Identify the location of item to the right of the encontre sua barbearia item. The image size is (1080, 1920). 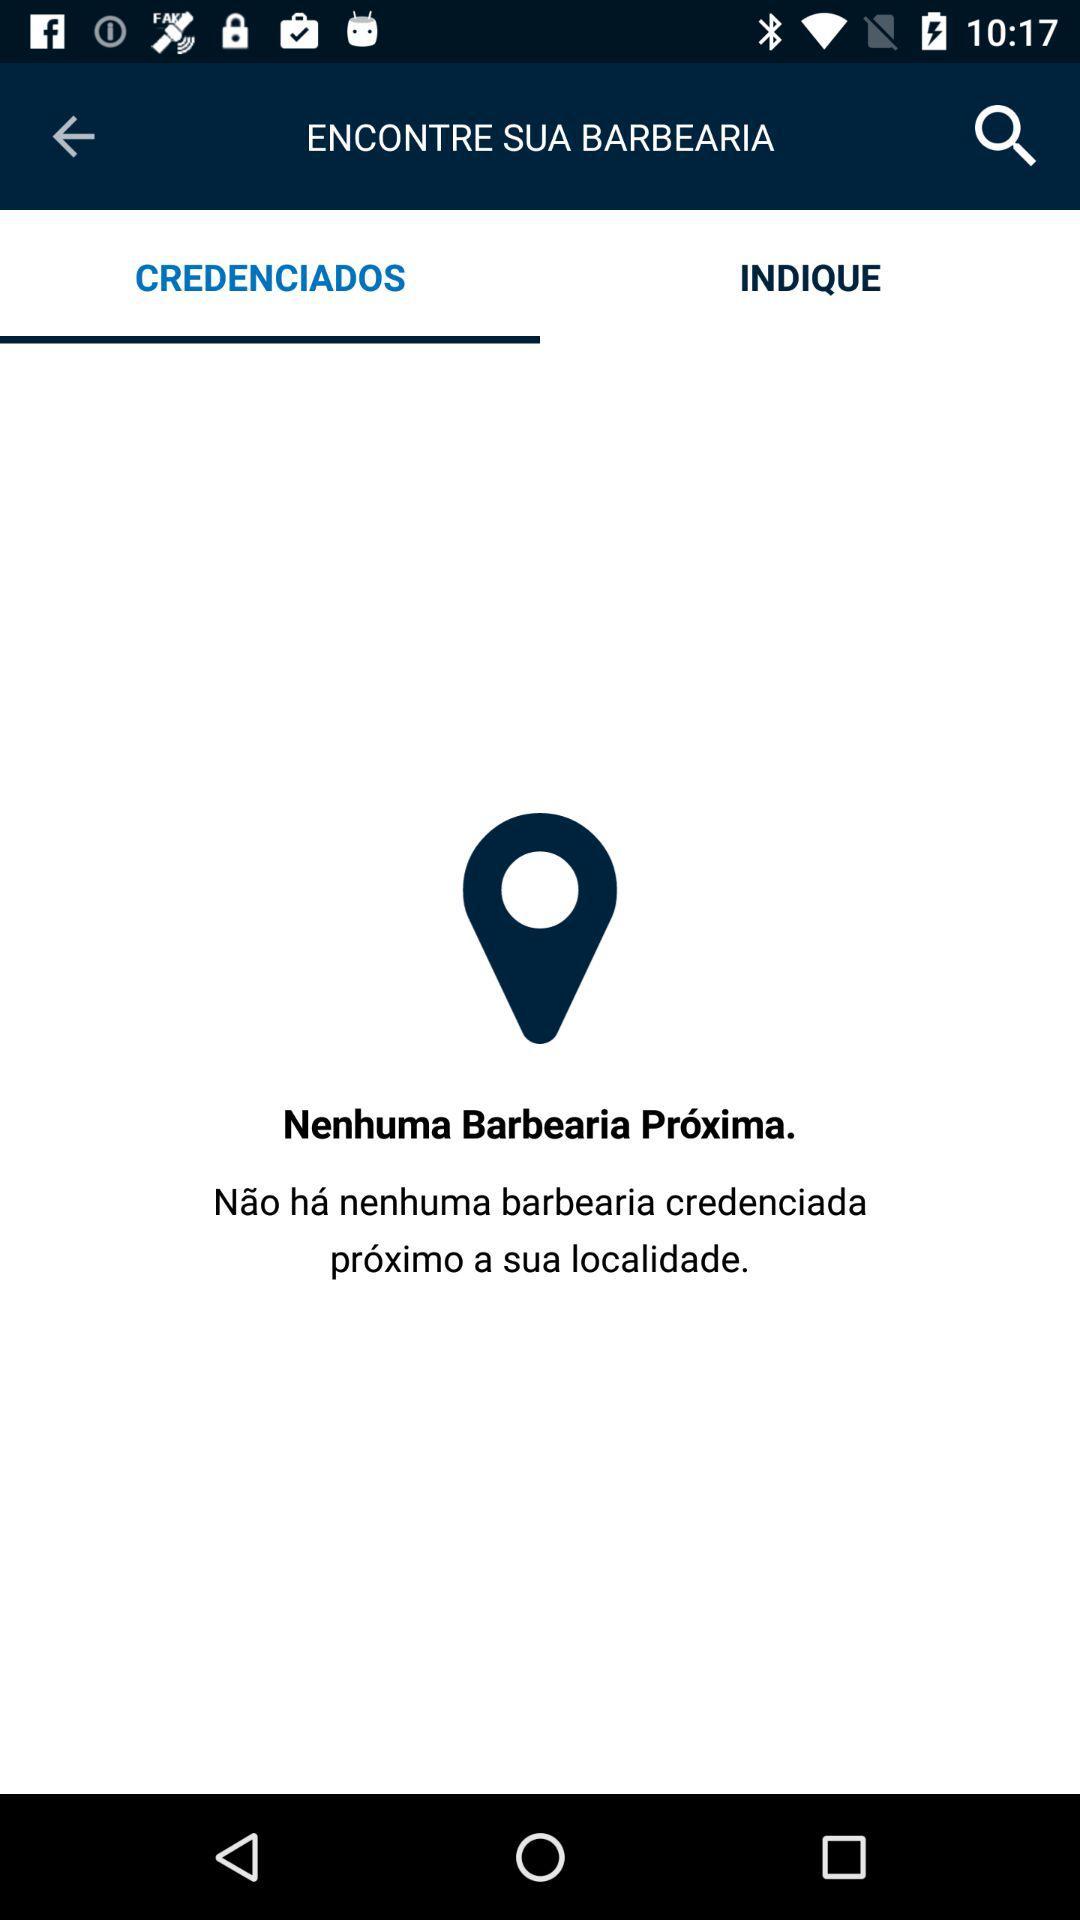
(1006, 135).